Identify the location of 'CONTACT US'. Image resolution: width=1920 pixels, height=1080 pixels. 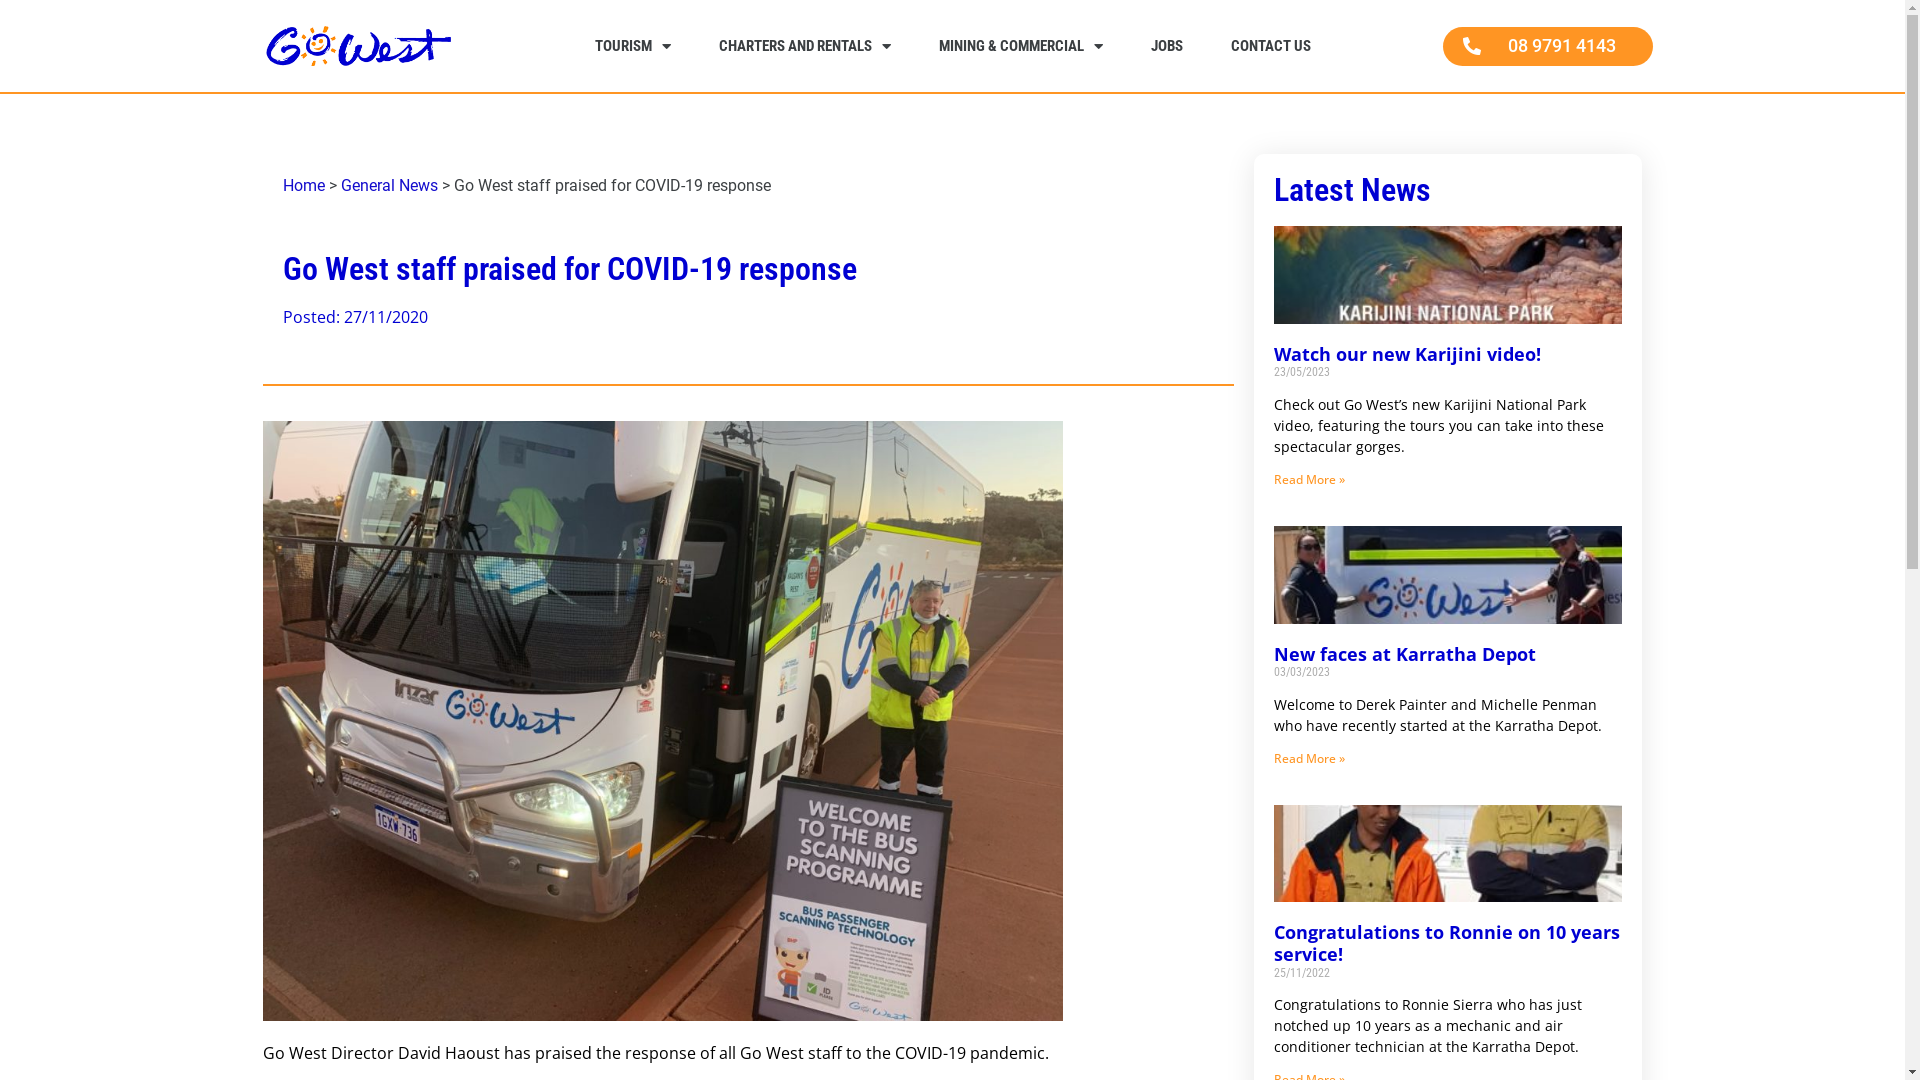
(1269, 45).